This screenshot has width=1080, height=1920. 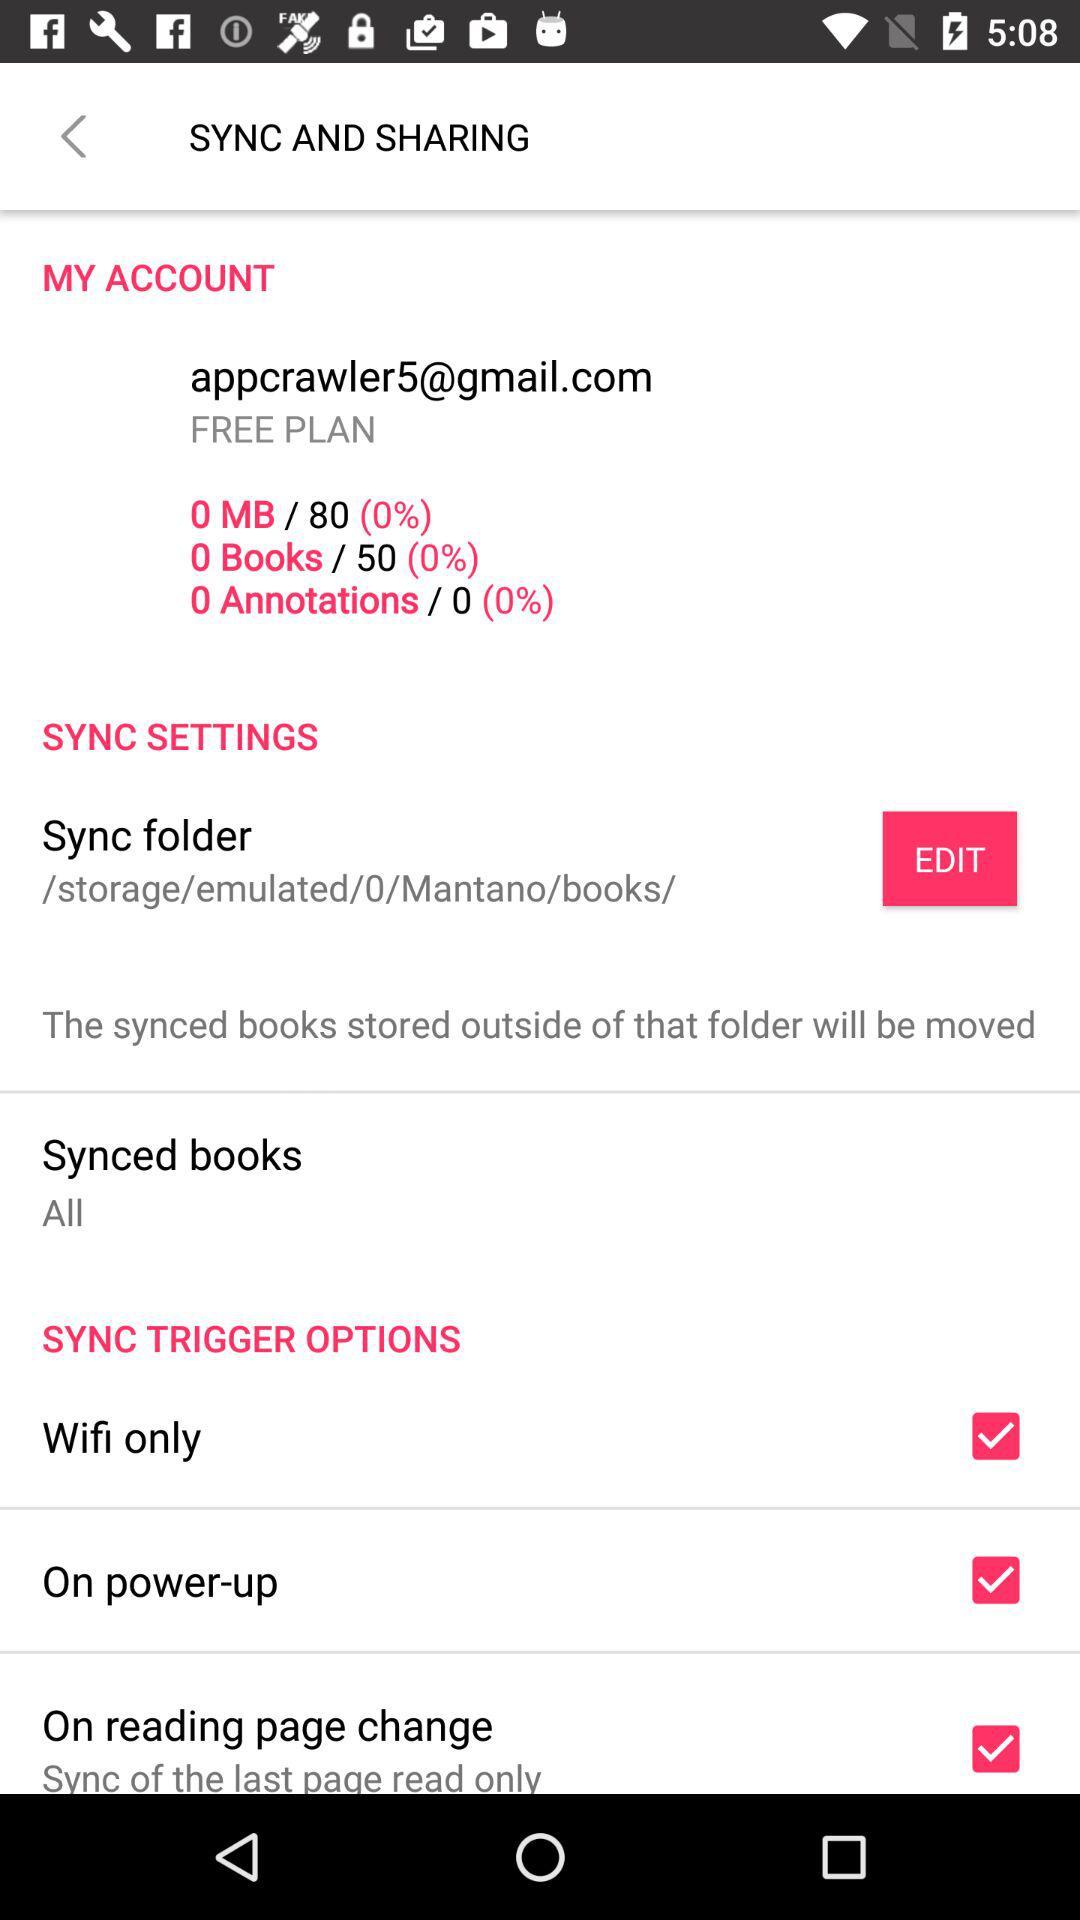 I want to click on go back, so click(x=72, y=135).